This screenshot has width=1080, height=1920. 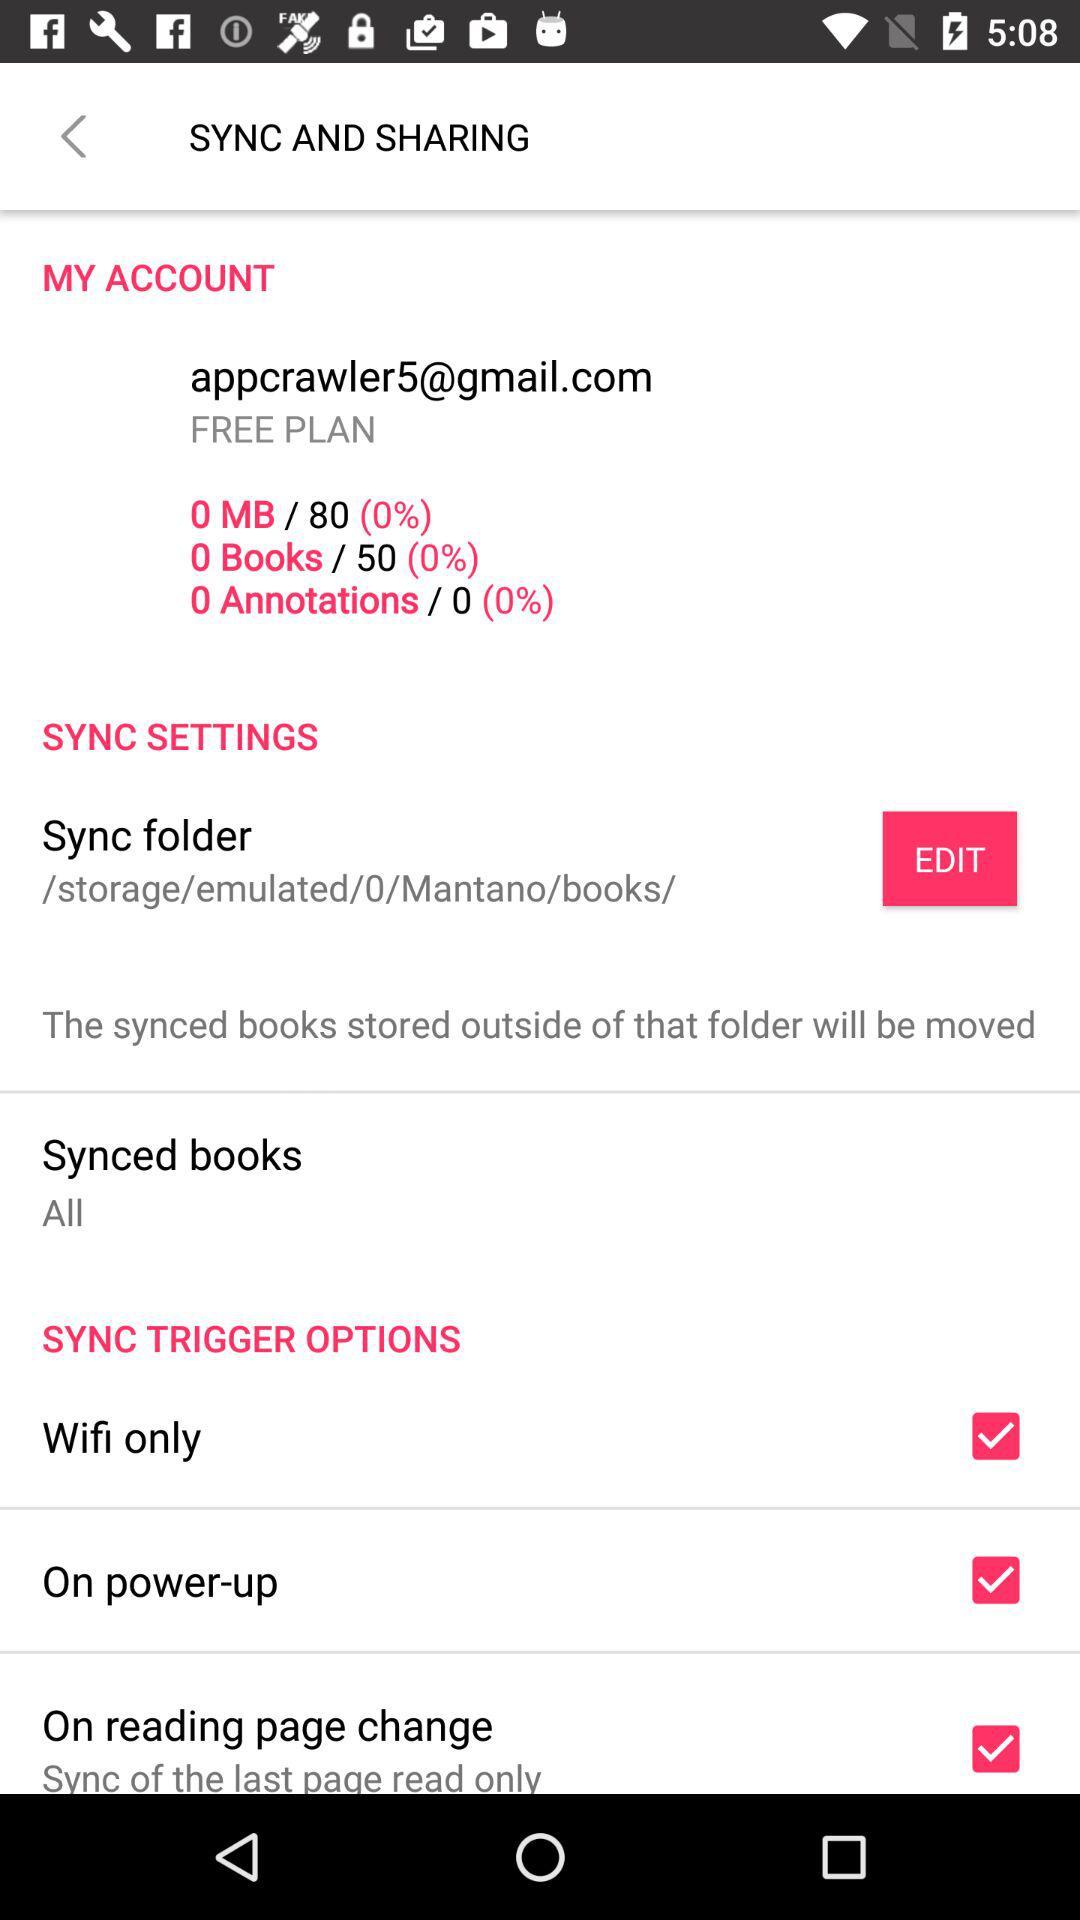 I want to click on go back, so click(x=72, y=135).